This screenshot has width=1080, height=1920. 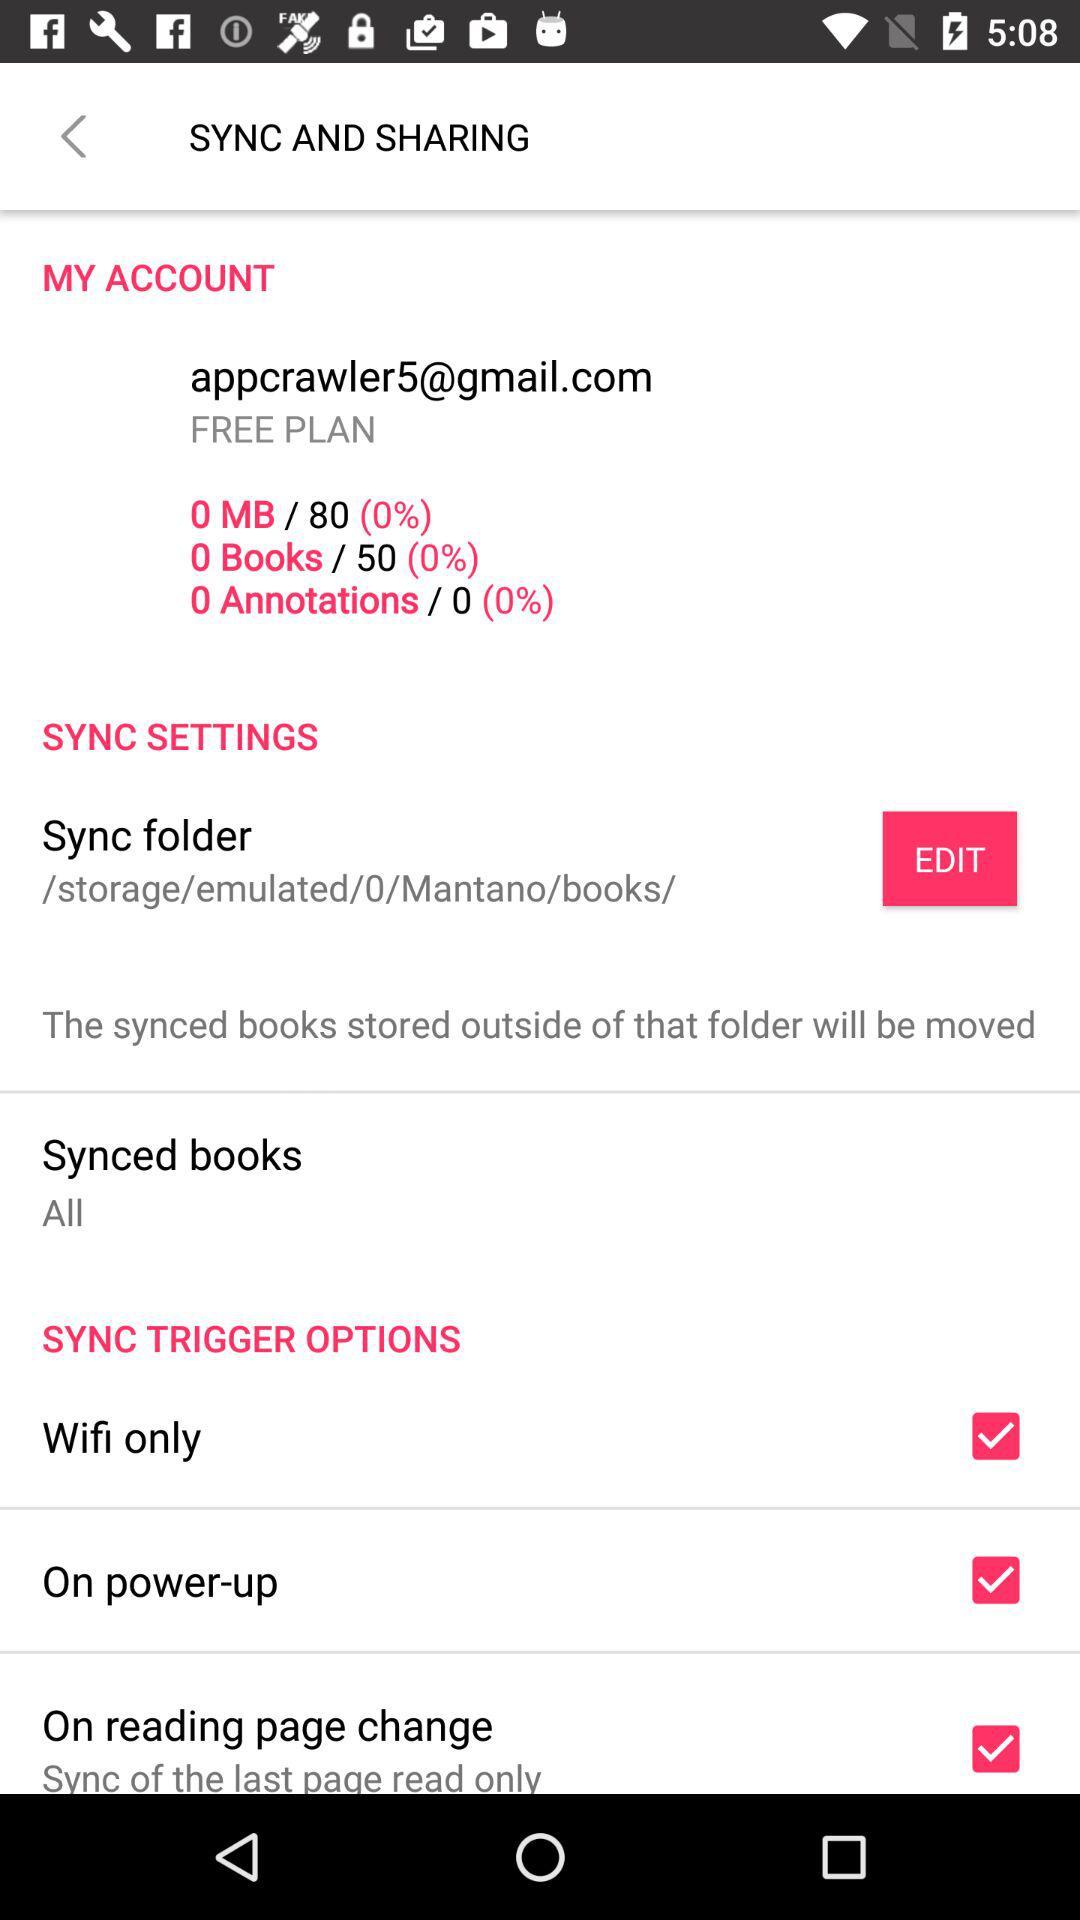 I want to click on go back, so click(x=72, y=135).